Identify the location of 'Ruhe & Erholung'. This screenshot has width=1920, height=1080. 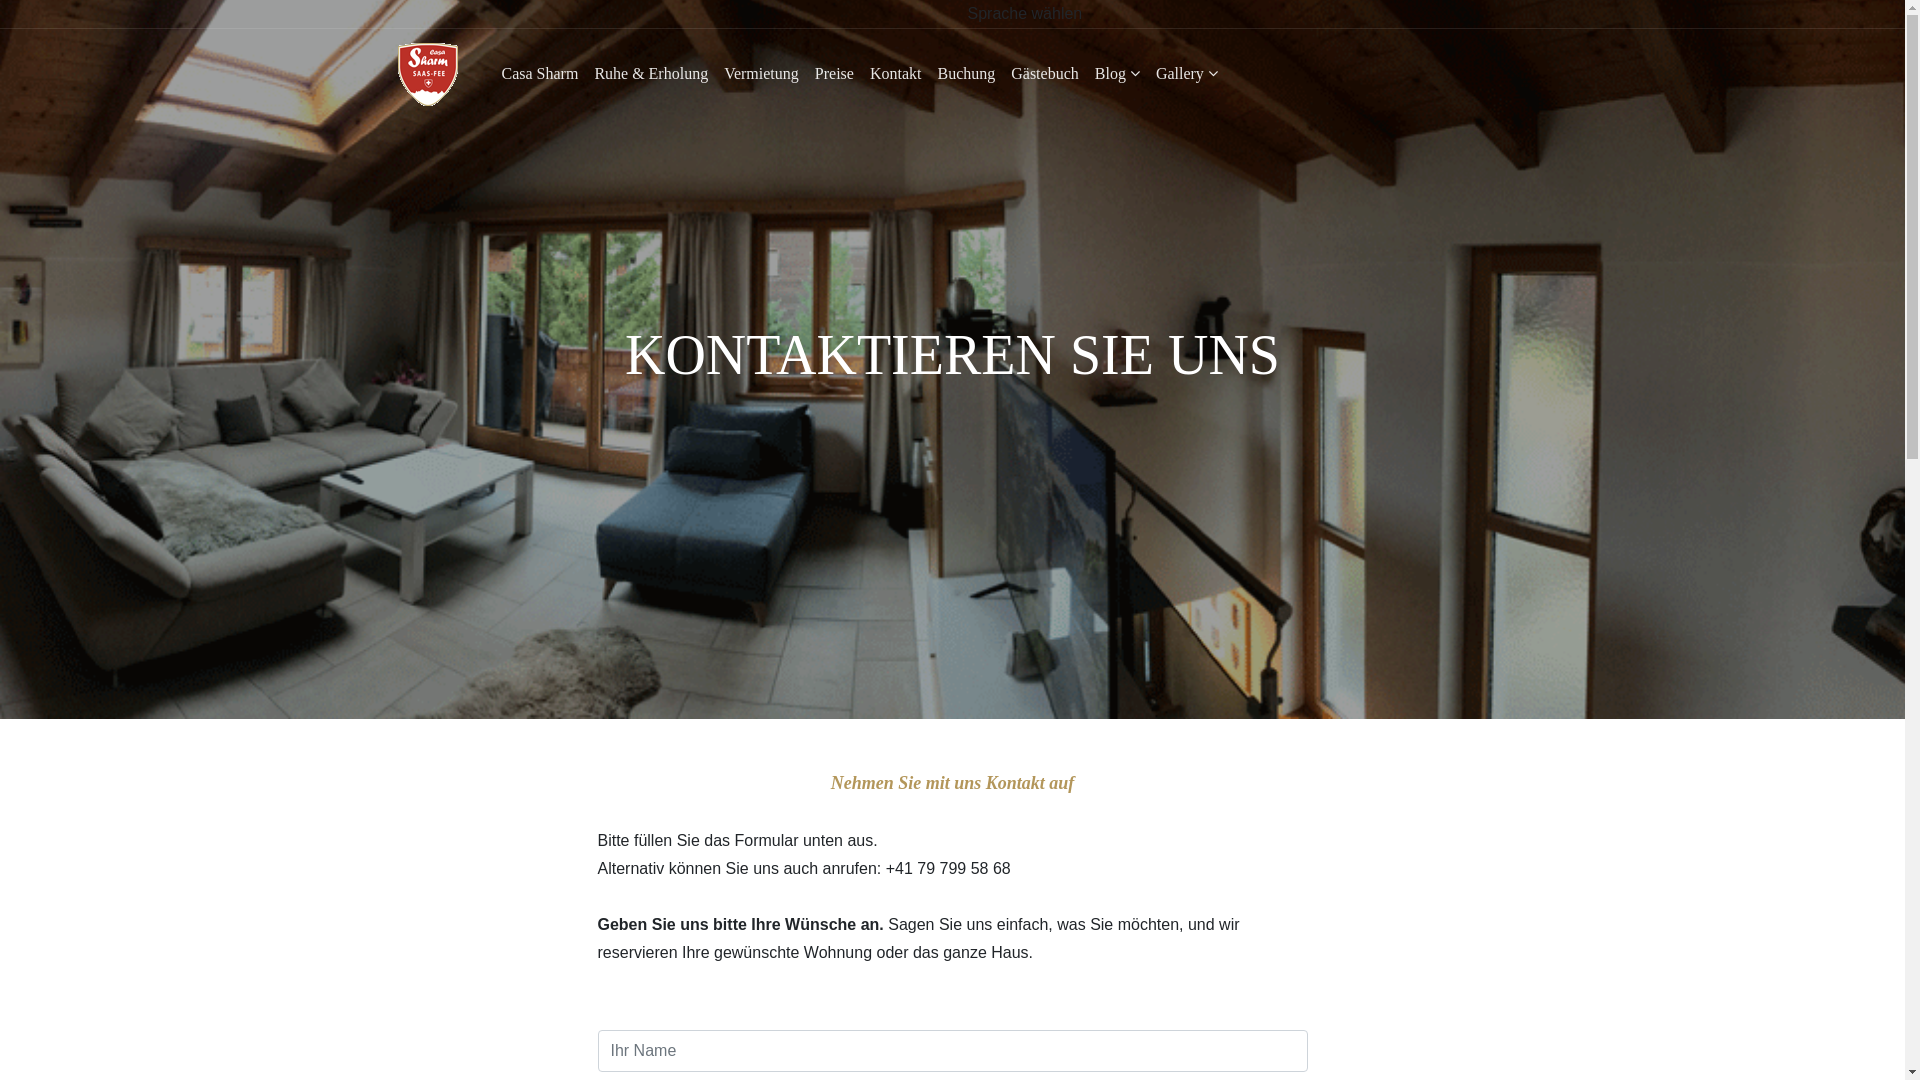
(651, 72).